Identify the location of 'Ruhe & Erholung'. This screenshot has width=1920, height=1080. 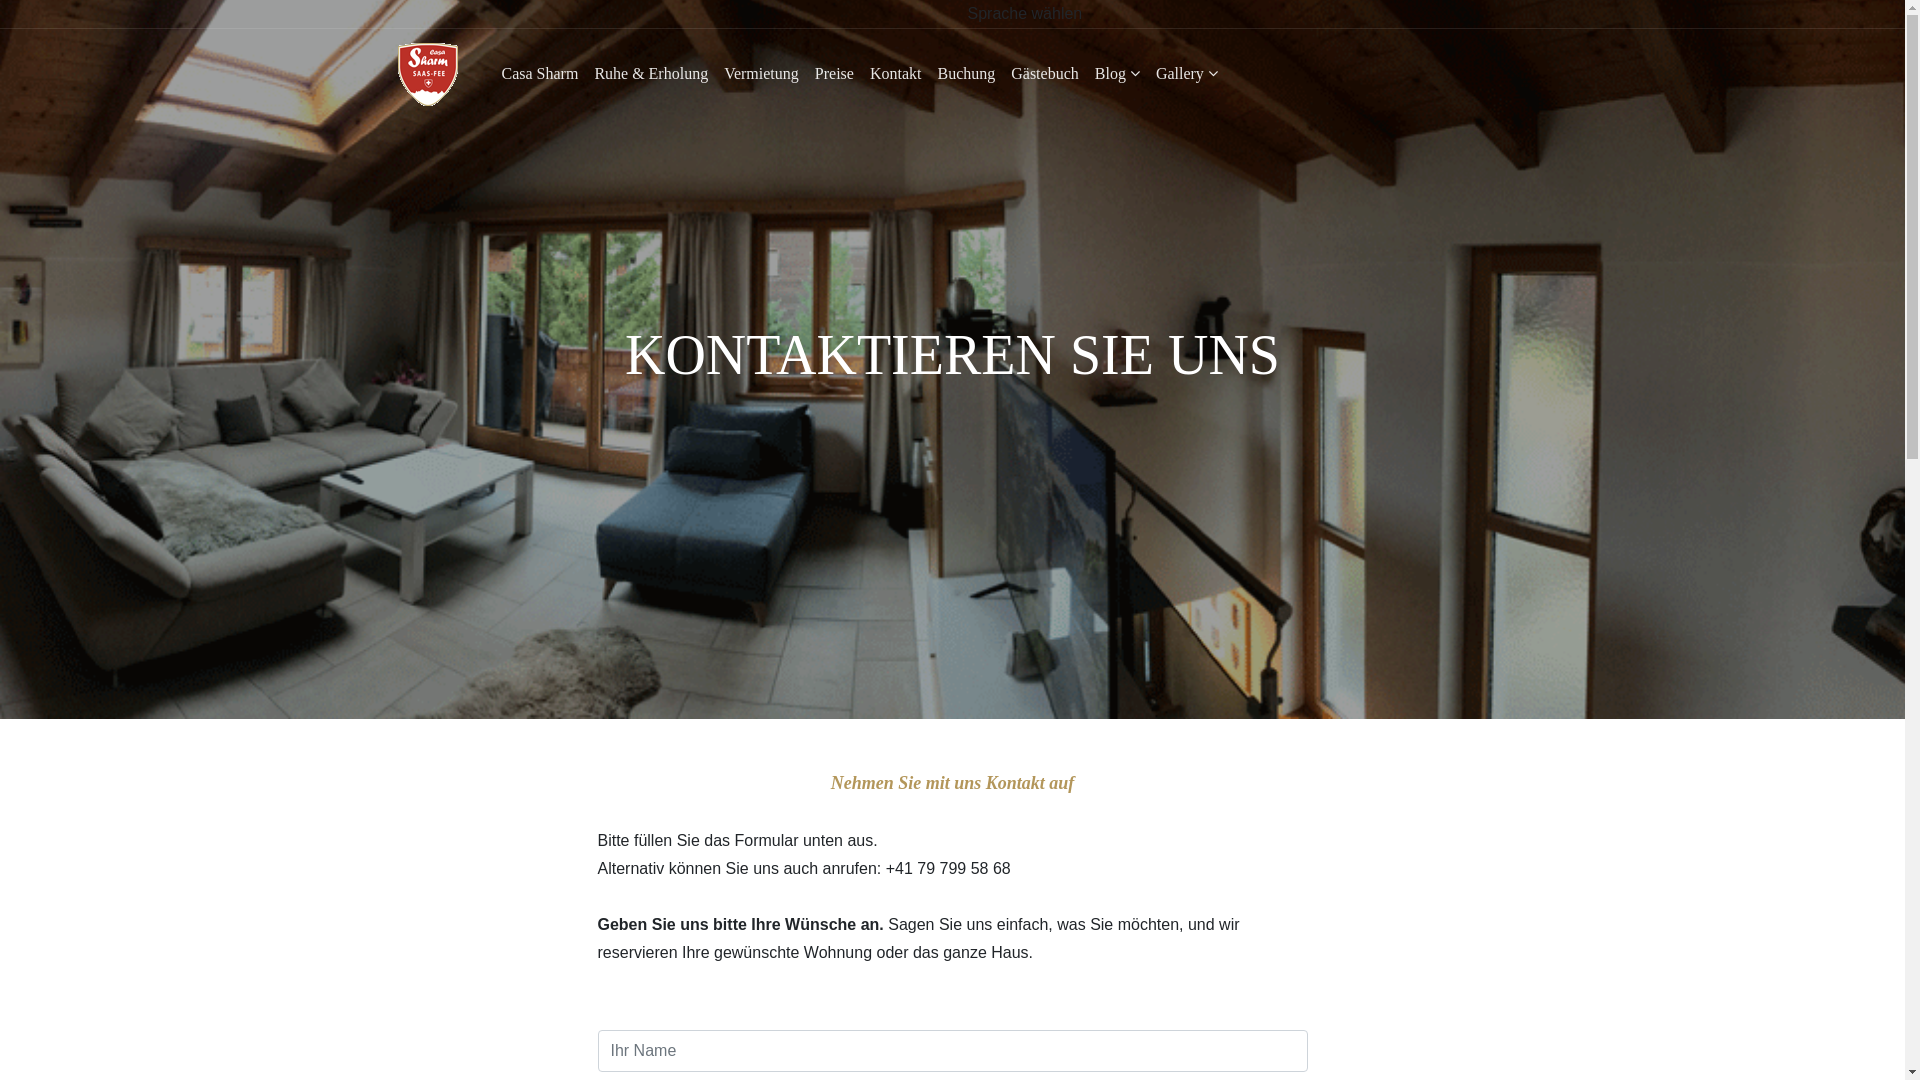
(651, 72).